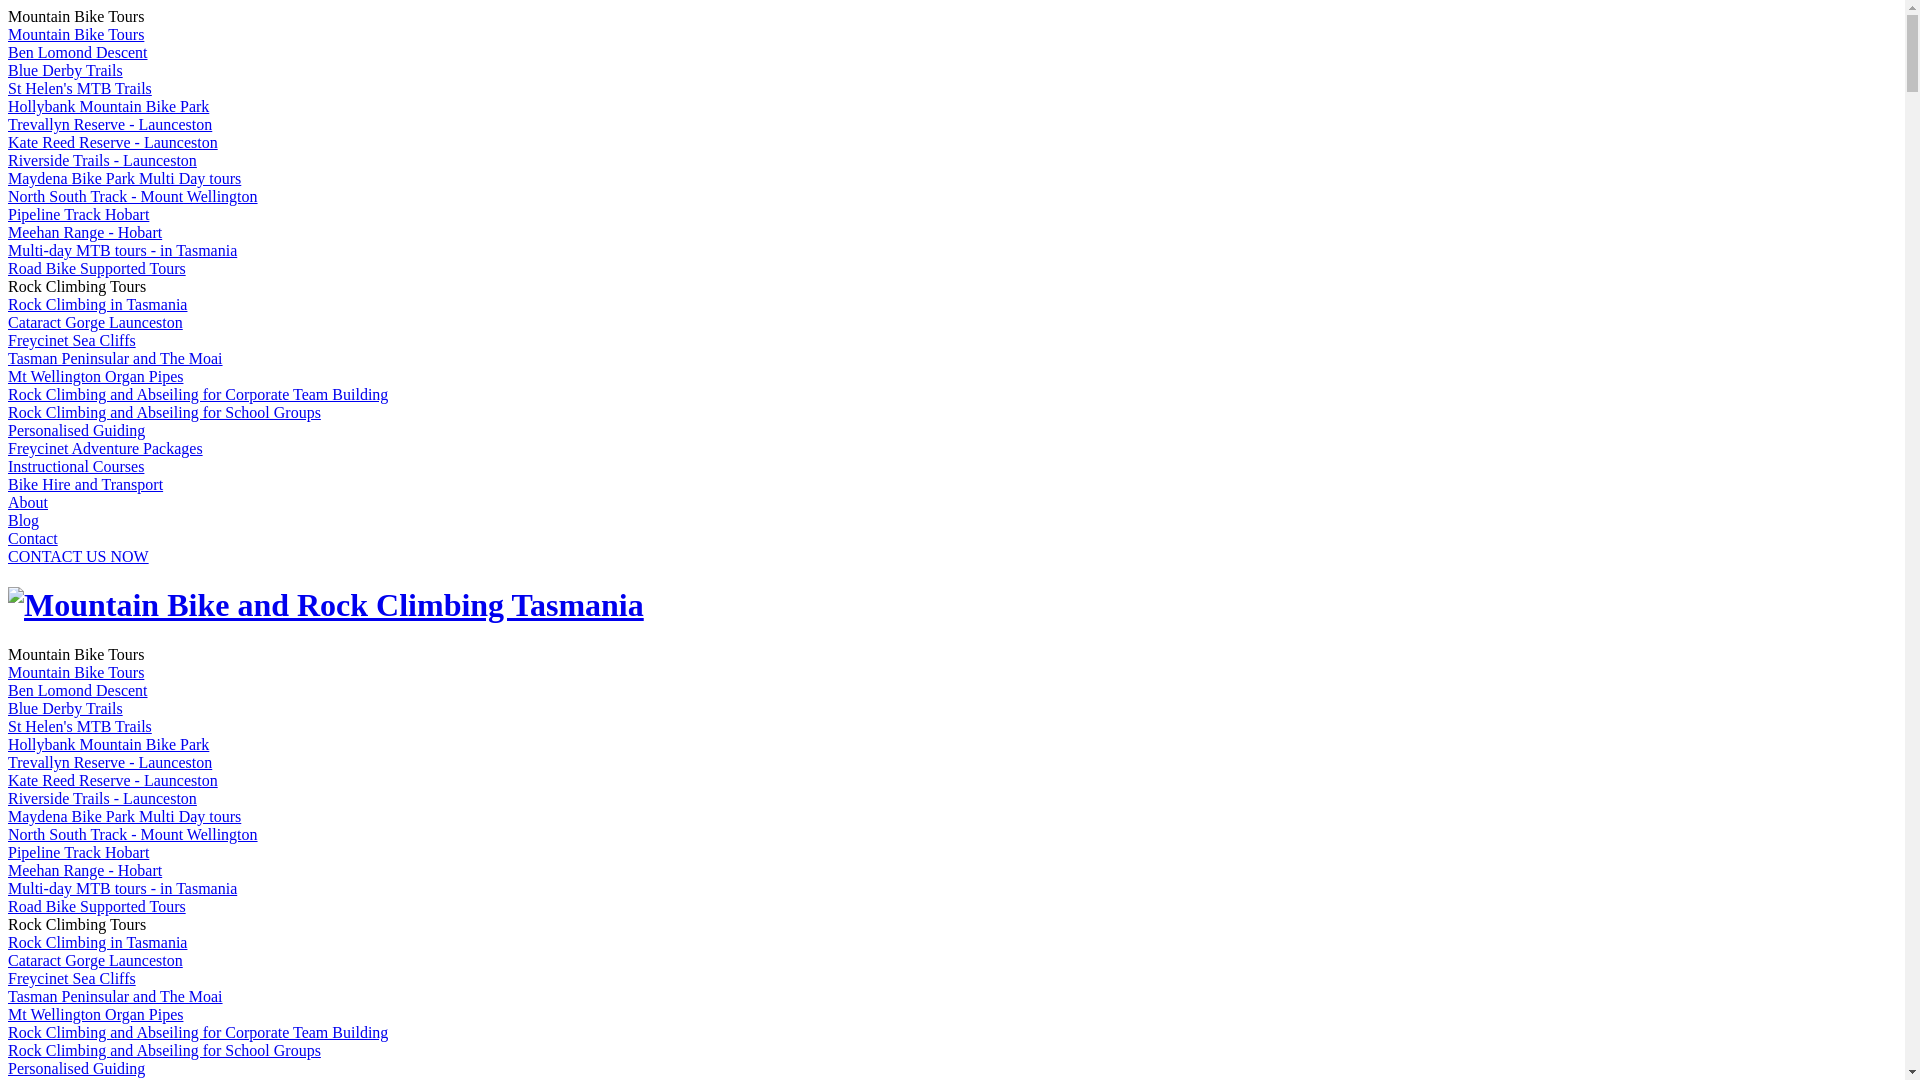 This screenshot has height=1080, width=1920. Describe the element at coordinates (8, 141) in the screenshot. I see `'Kate Reed Reserve - Launceston'` at that location.